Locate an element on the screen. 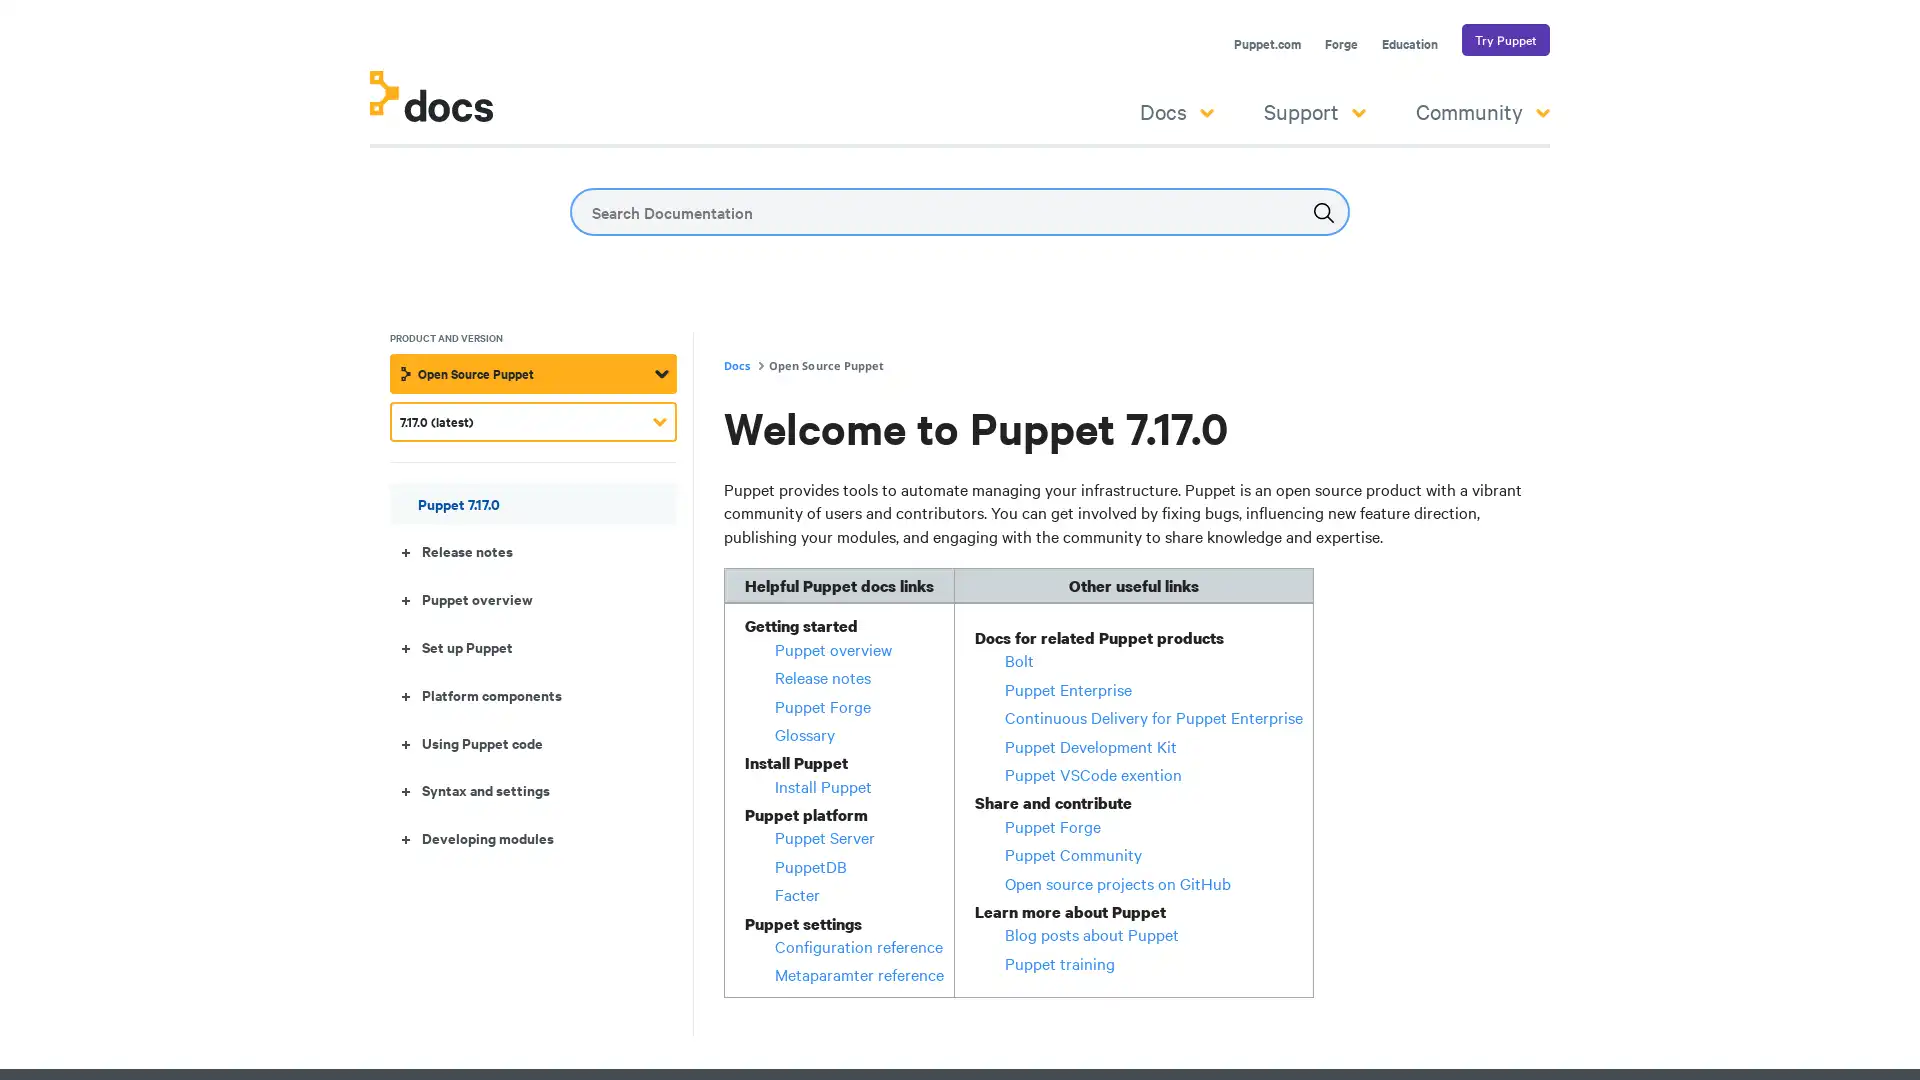 This screenshot has height=1080, width=1920. 7.17.0 (latest) is located at coordinates (533, 419).